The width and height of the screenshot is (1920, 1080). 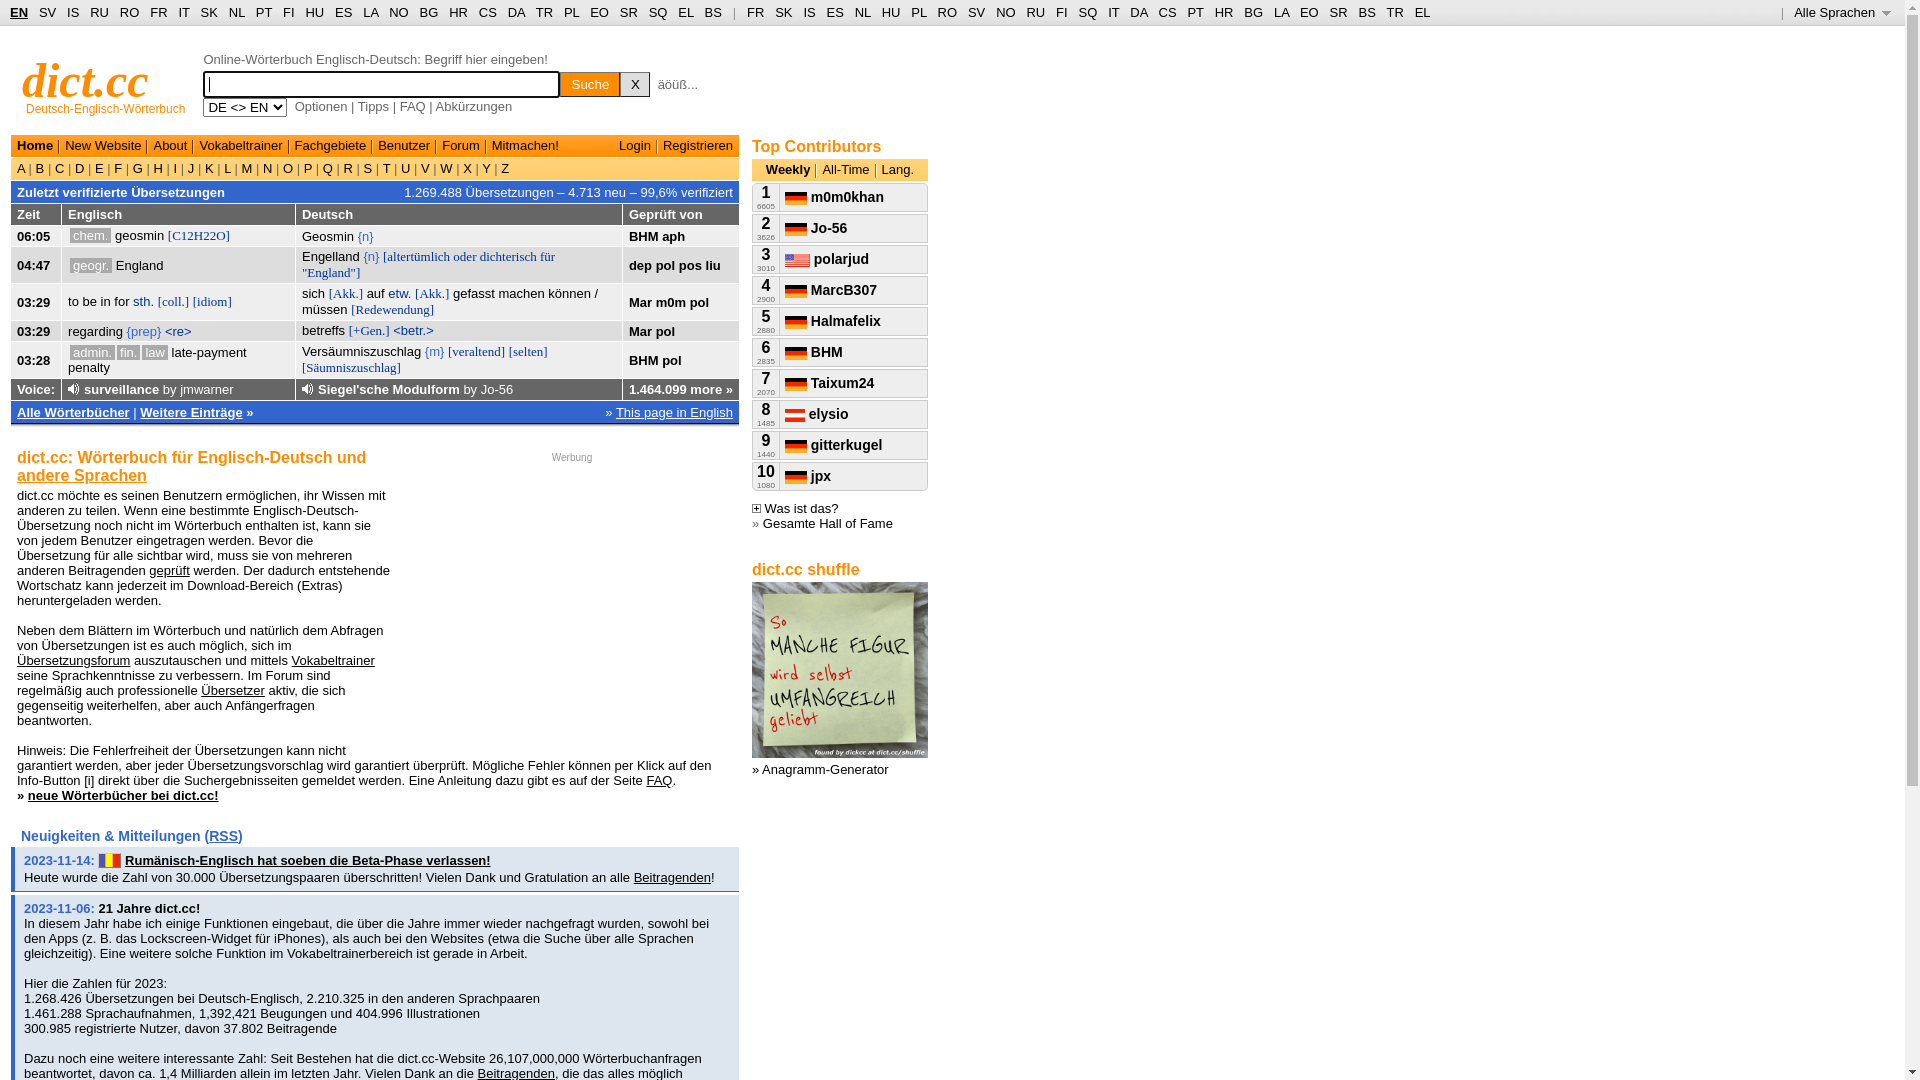 What do you see at coordinates (1107, 12) in the screenshot?
I see `'IT'` at bounding box center [1107, 12].